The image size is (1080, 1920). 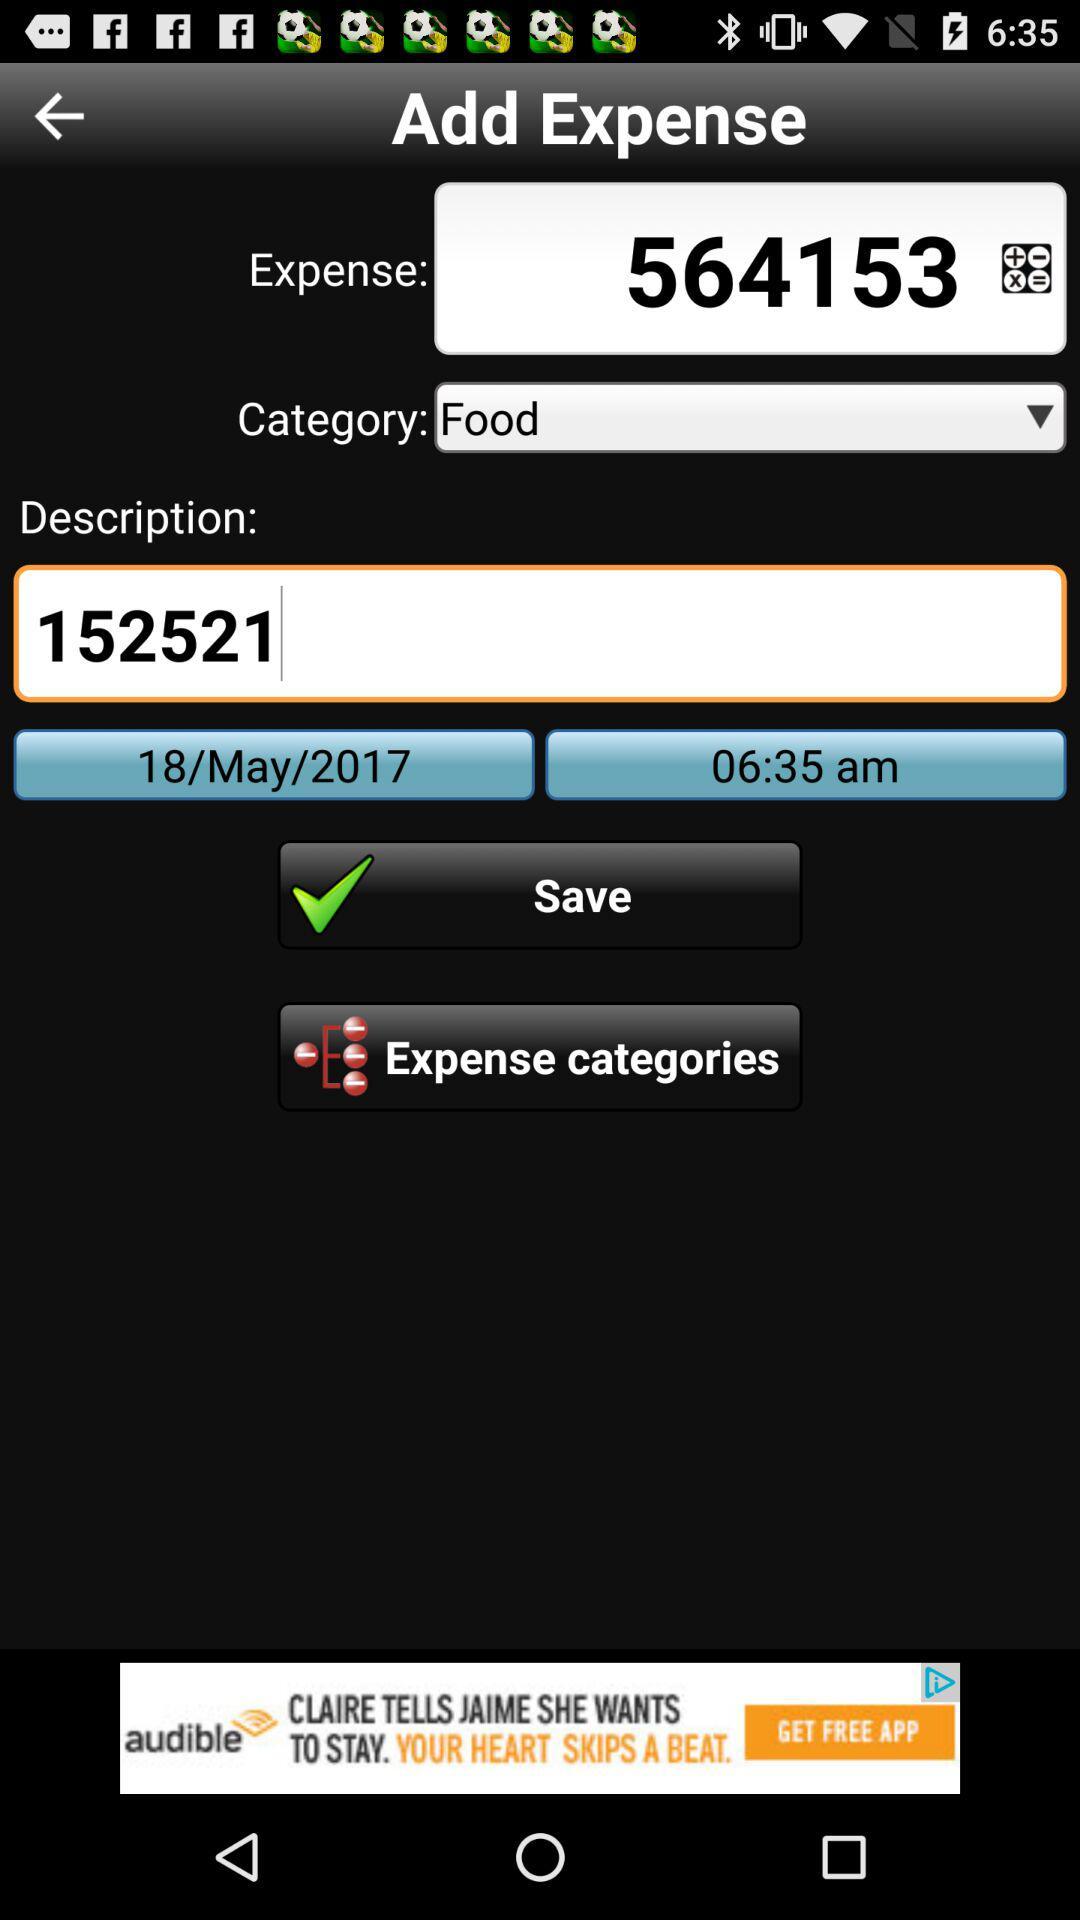 What do you see at coordinates (58, 114) in the screenshot?
I see `back button` at bounding box center [58, 114].